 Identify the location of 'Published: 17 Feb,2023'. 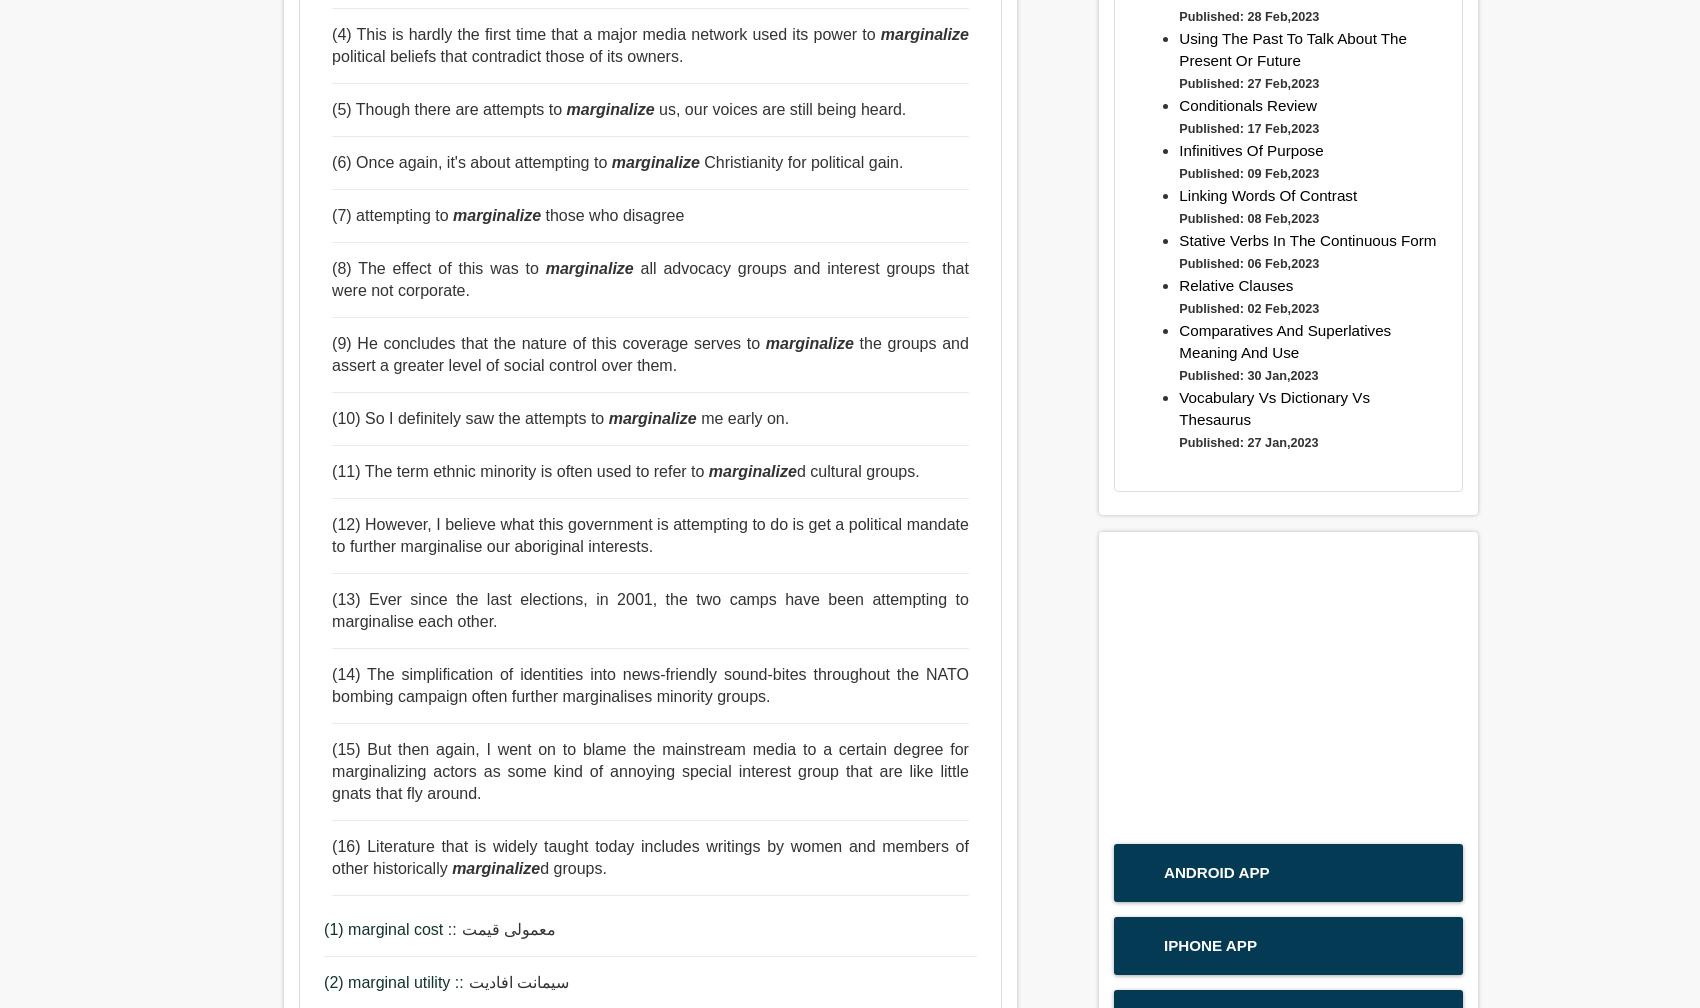
(1247, 128).